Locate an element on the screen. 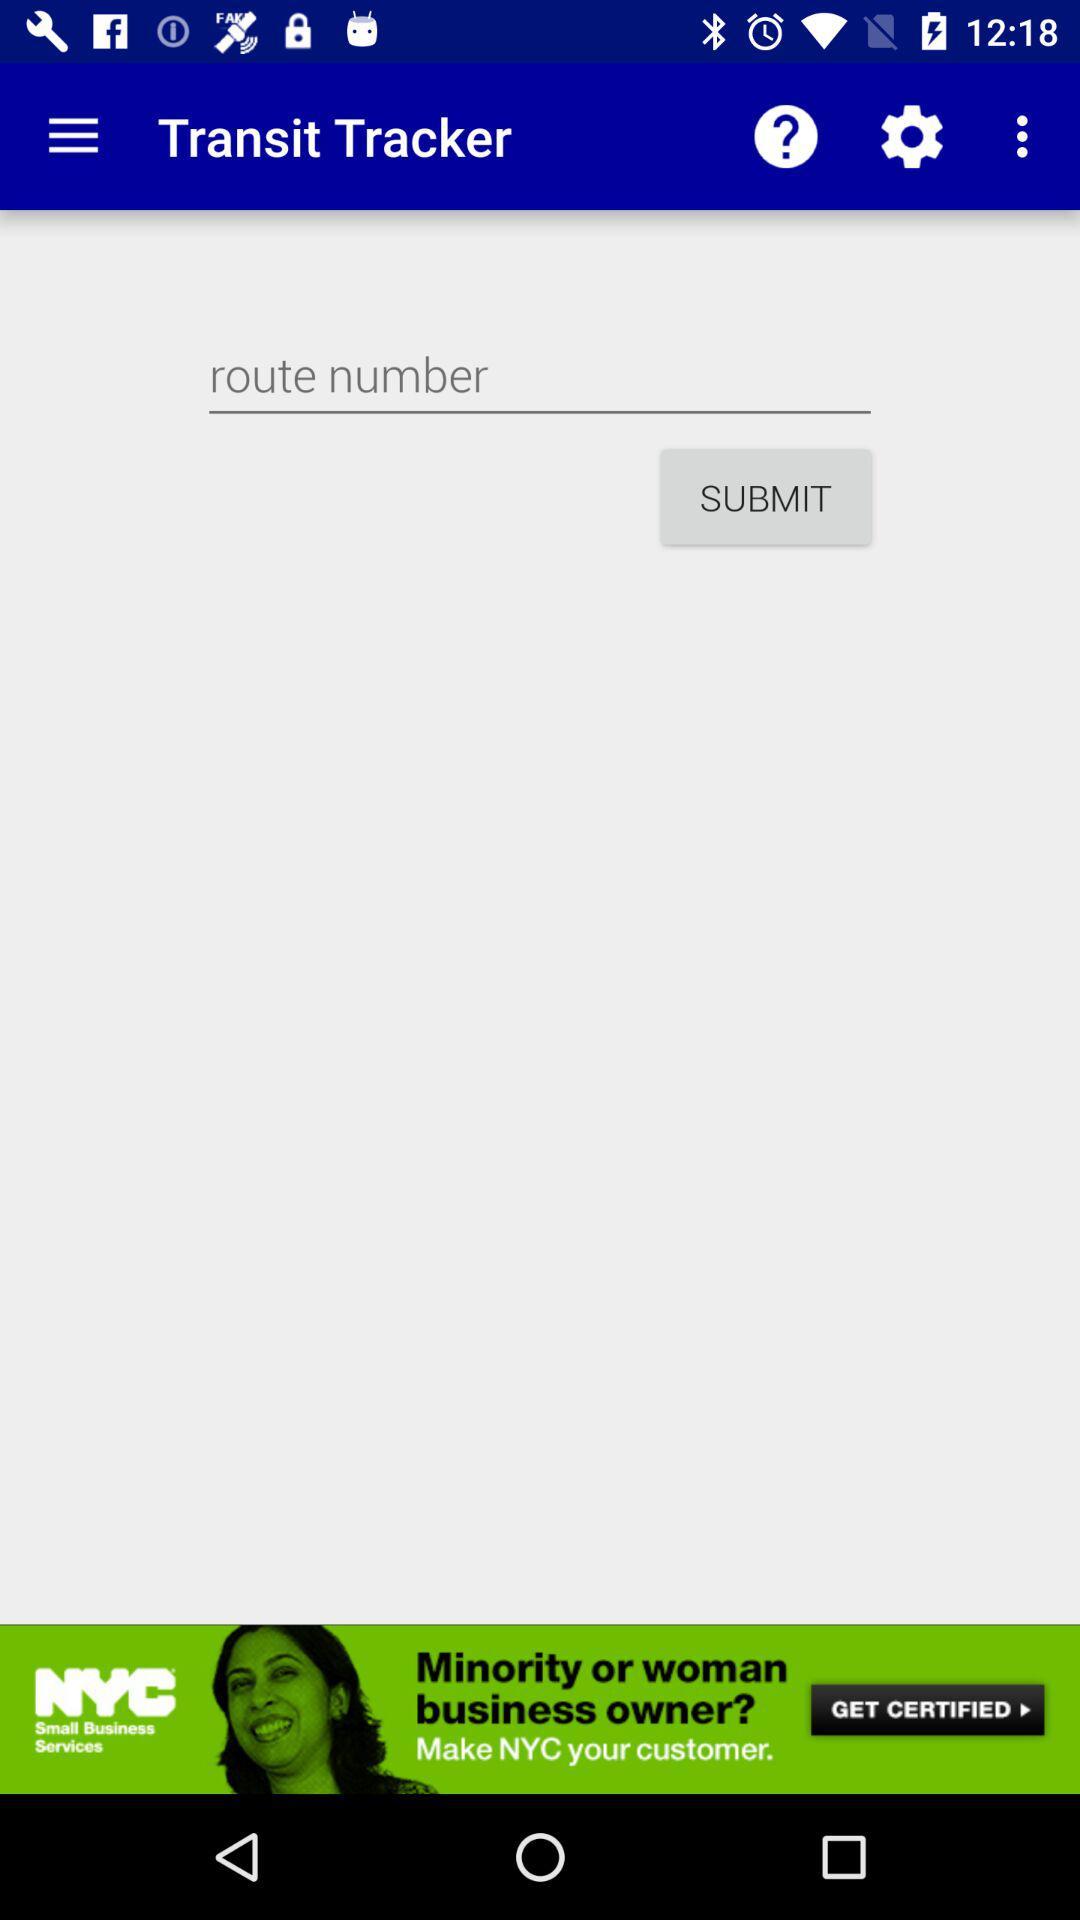 The image size is (1080, 1920). fill the line is located at coordinates (540, 374).